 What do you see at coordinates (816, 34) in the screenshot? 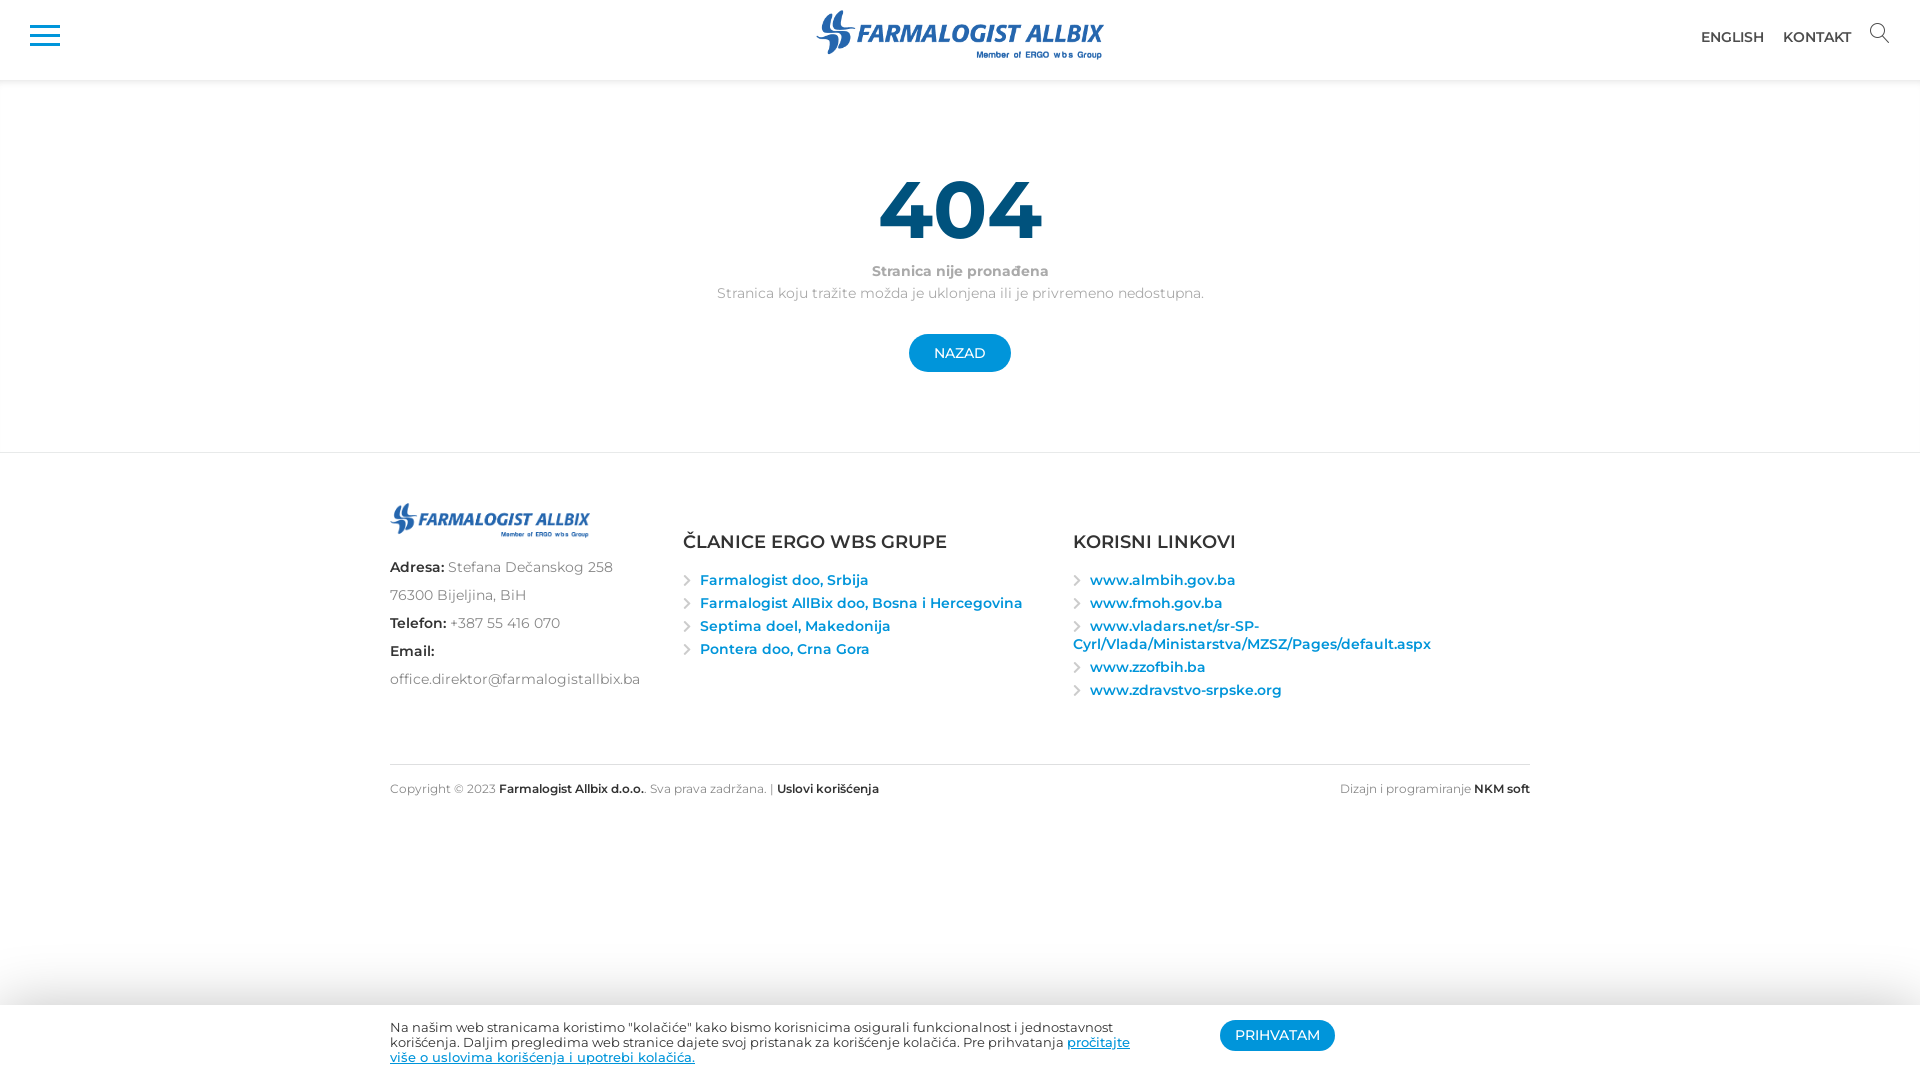
I see `'Farmalogist Allbix d.o.o.'` at bounding box center [816, 34].